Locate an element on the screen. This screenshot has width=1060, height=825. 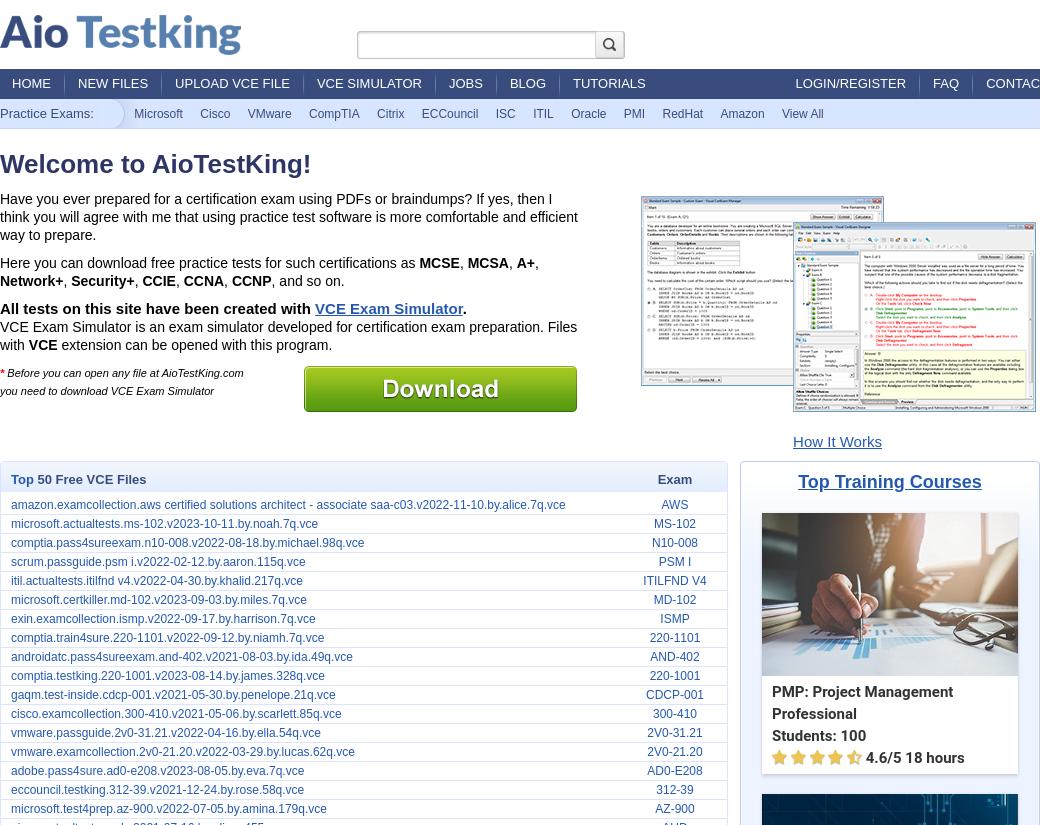
'hours' is located at coordinates (941, 758).